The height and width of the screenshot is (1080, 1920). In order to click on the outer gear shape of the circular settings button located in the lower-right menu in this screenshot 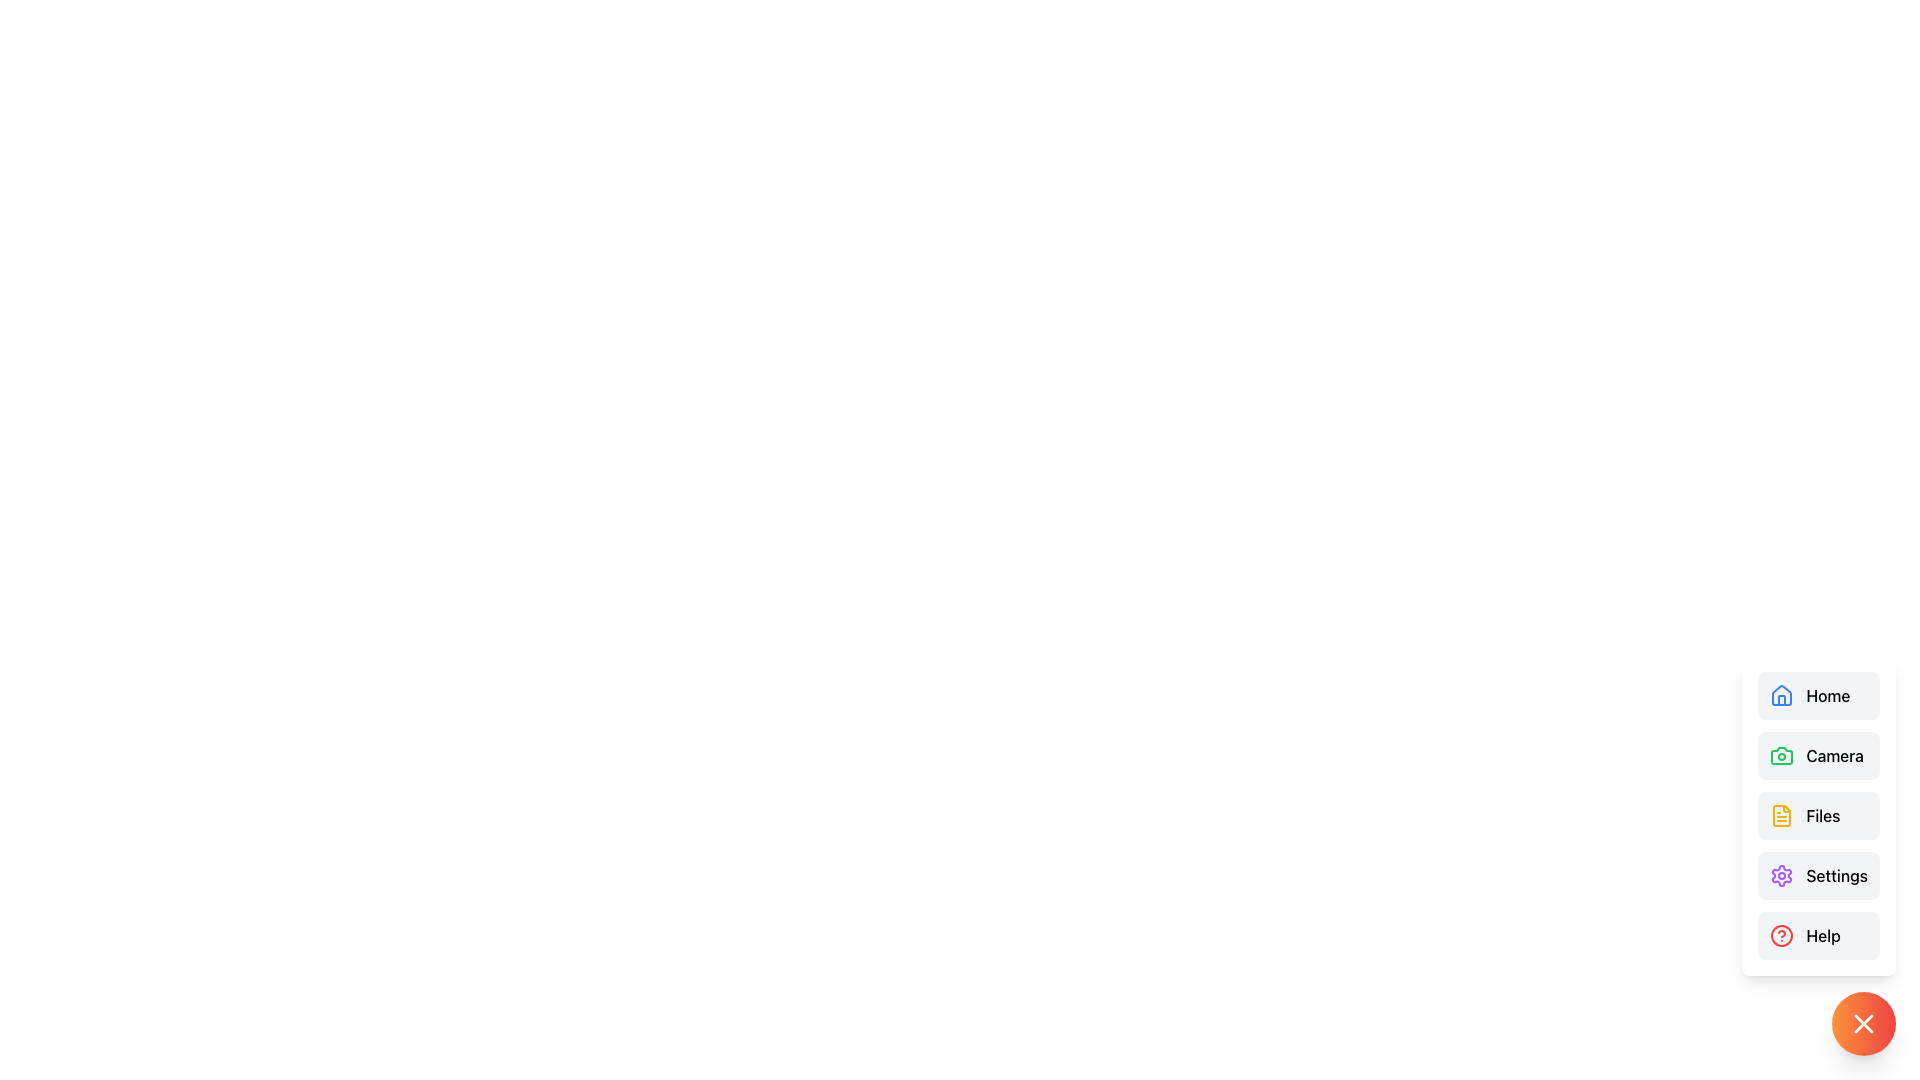, I will do `click(1782, 874)`.